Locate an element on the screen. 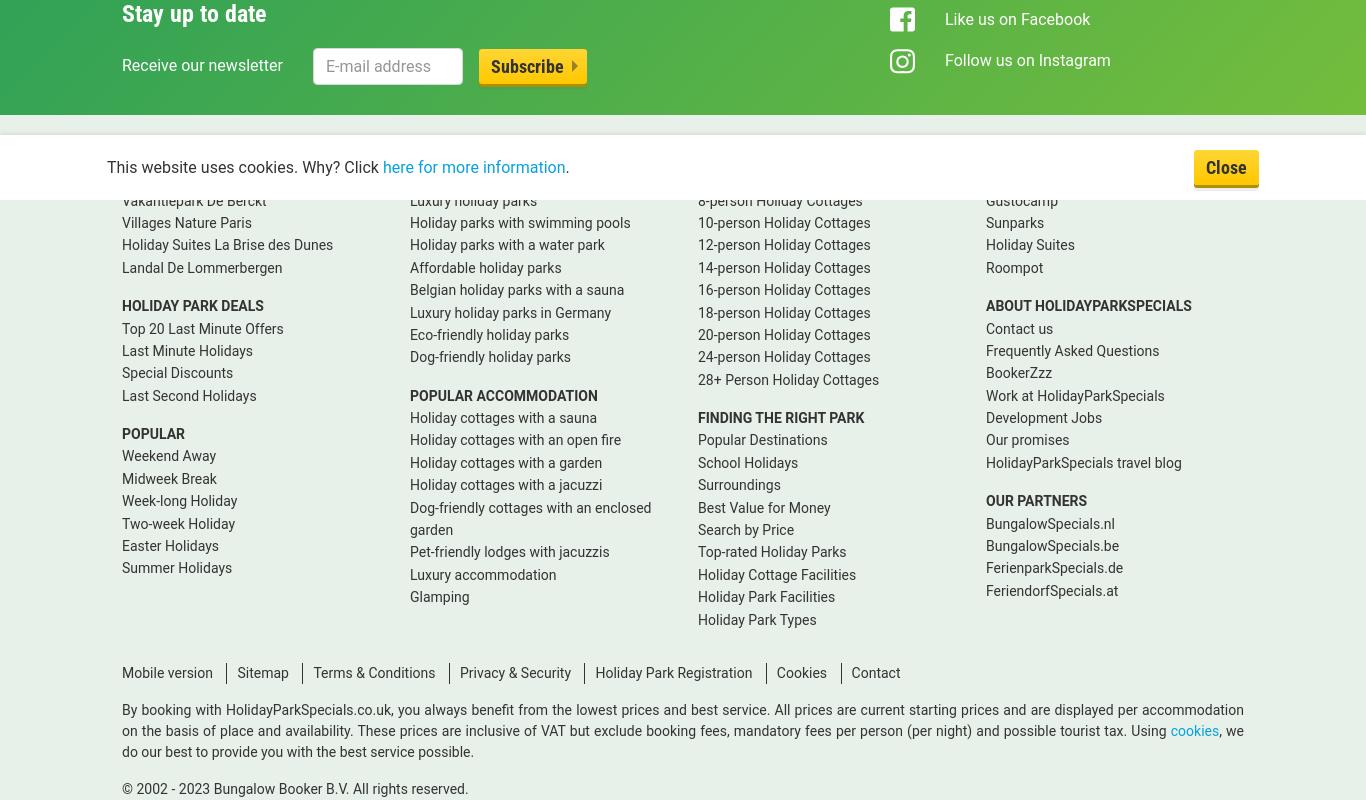  'Affordable holiday parks' is located at coordinates (485, 265).